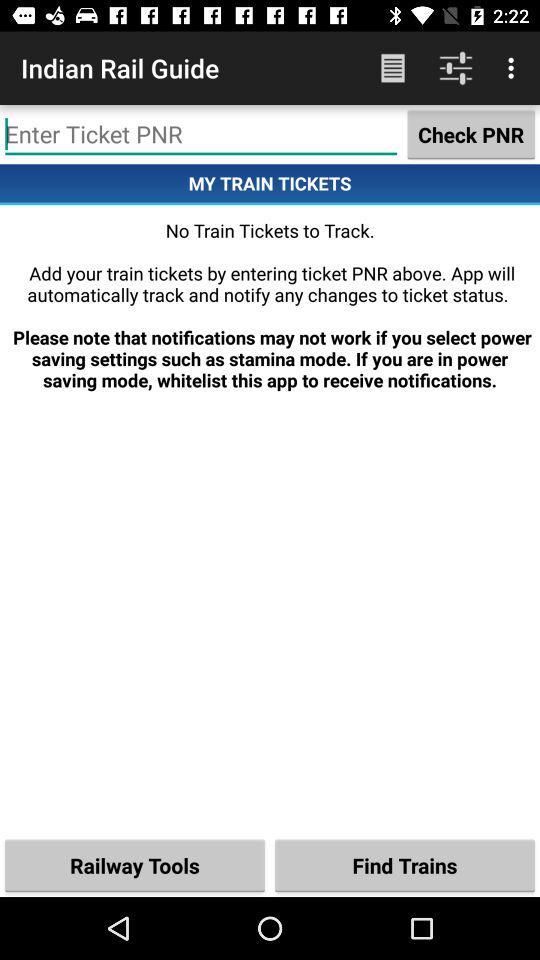 The image size is (540, 960). I want to click on type ticket pnr, so click(201, 133).